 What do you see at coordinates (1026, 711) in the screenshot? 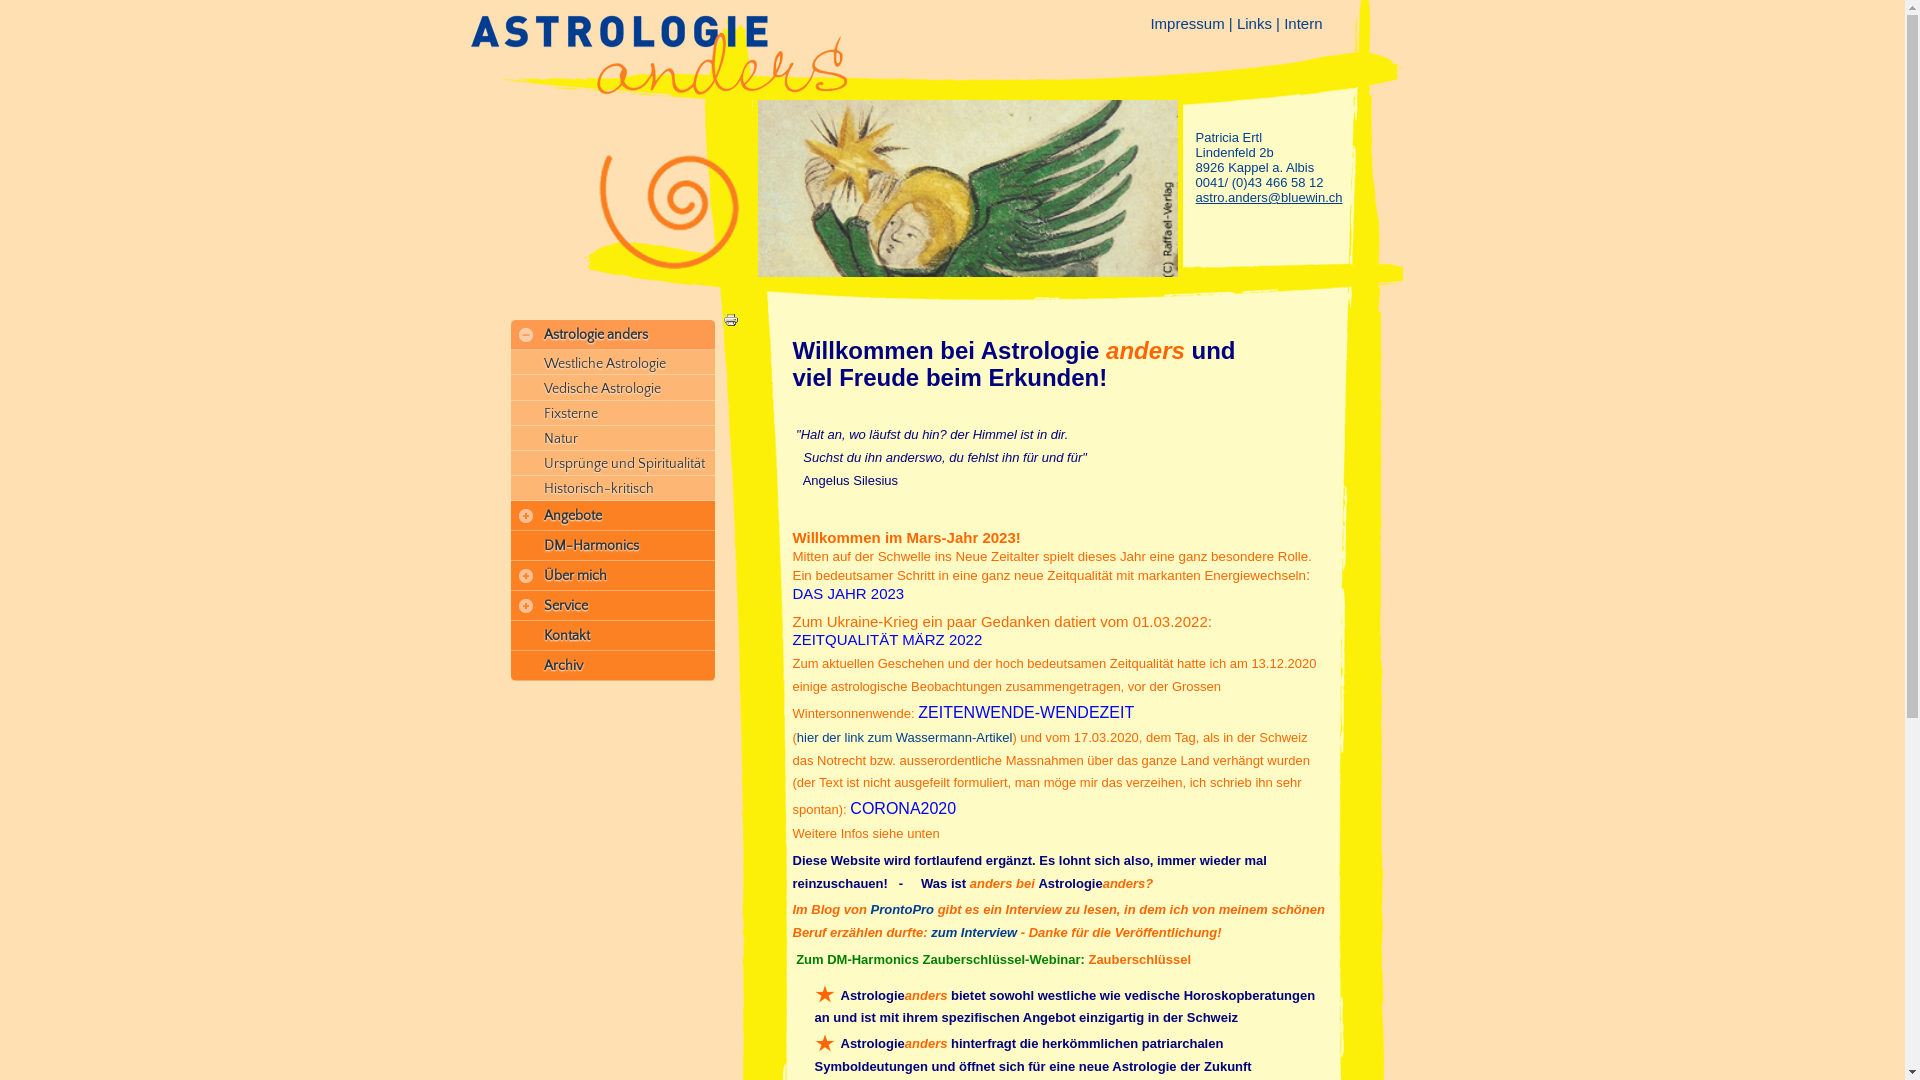
I see `'ZEITENWENDE-WENDEZEIT'` at bounding box center [1026, 711].